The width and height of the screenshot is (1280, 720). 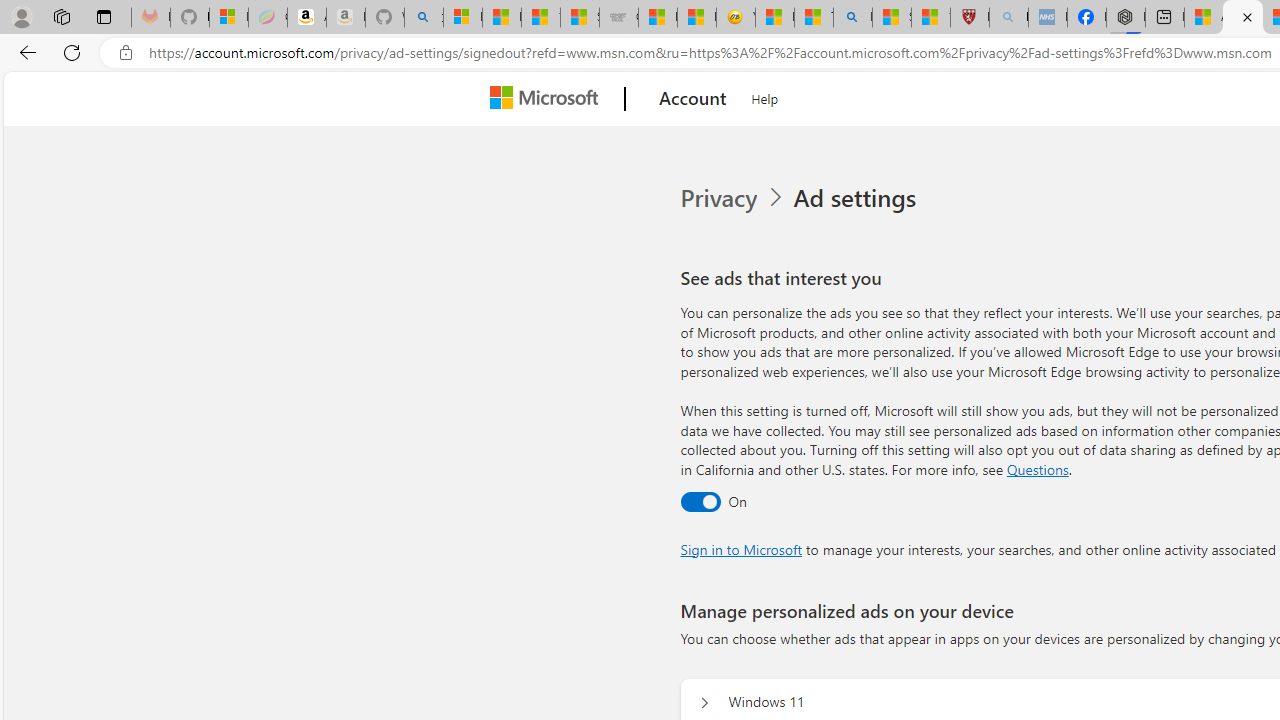 What do you see at coordinates (61, 16) in the screenshot?
I see `'Workspaces'` at bounding box center [61, 16].